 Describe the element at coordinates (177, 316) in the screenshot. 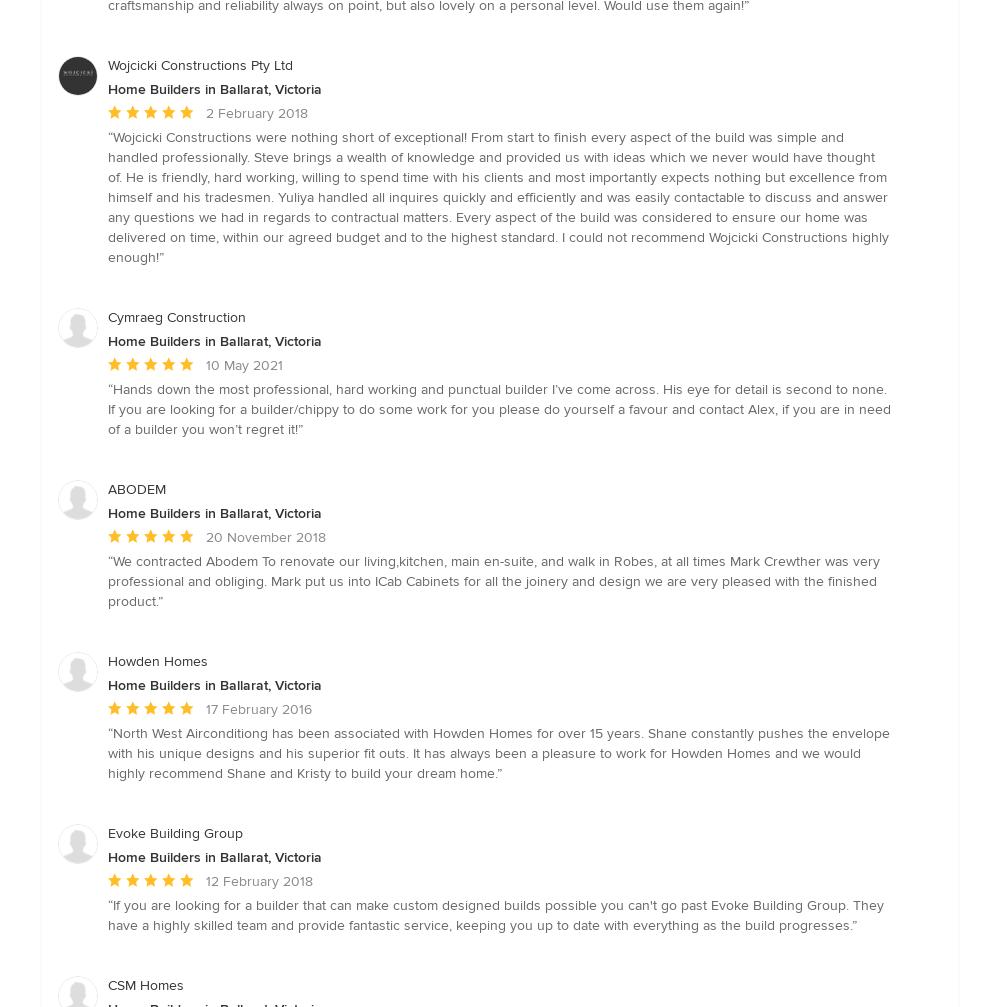

I see `'Cymraeg Construction'` at that location.